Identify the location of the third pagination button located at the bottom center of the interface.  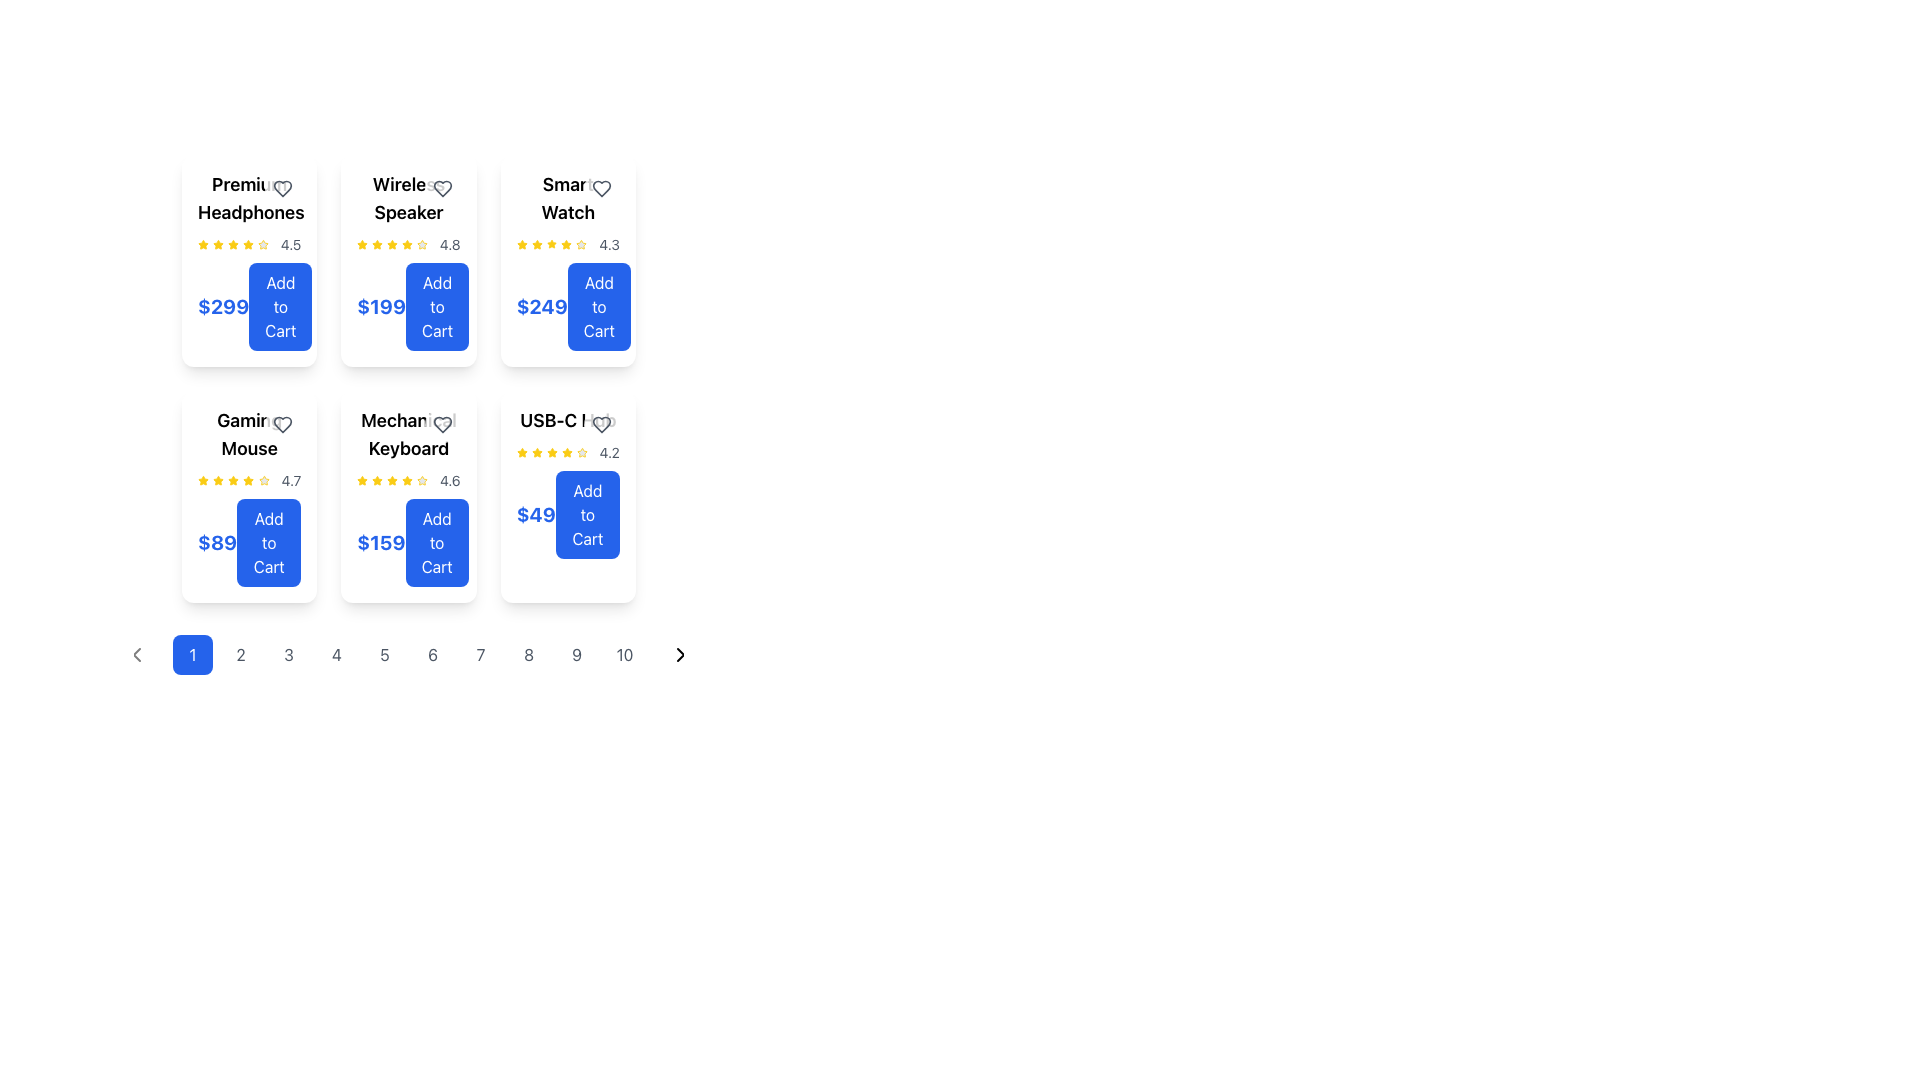
(287, 655).